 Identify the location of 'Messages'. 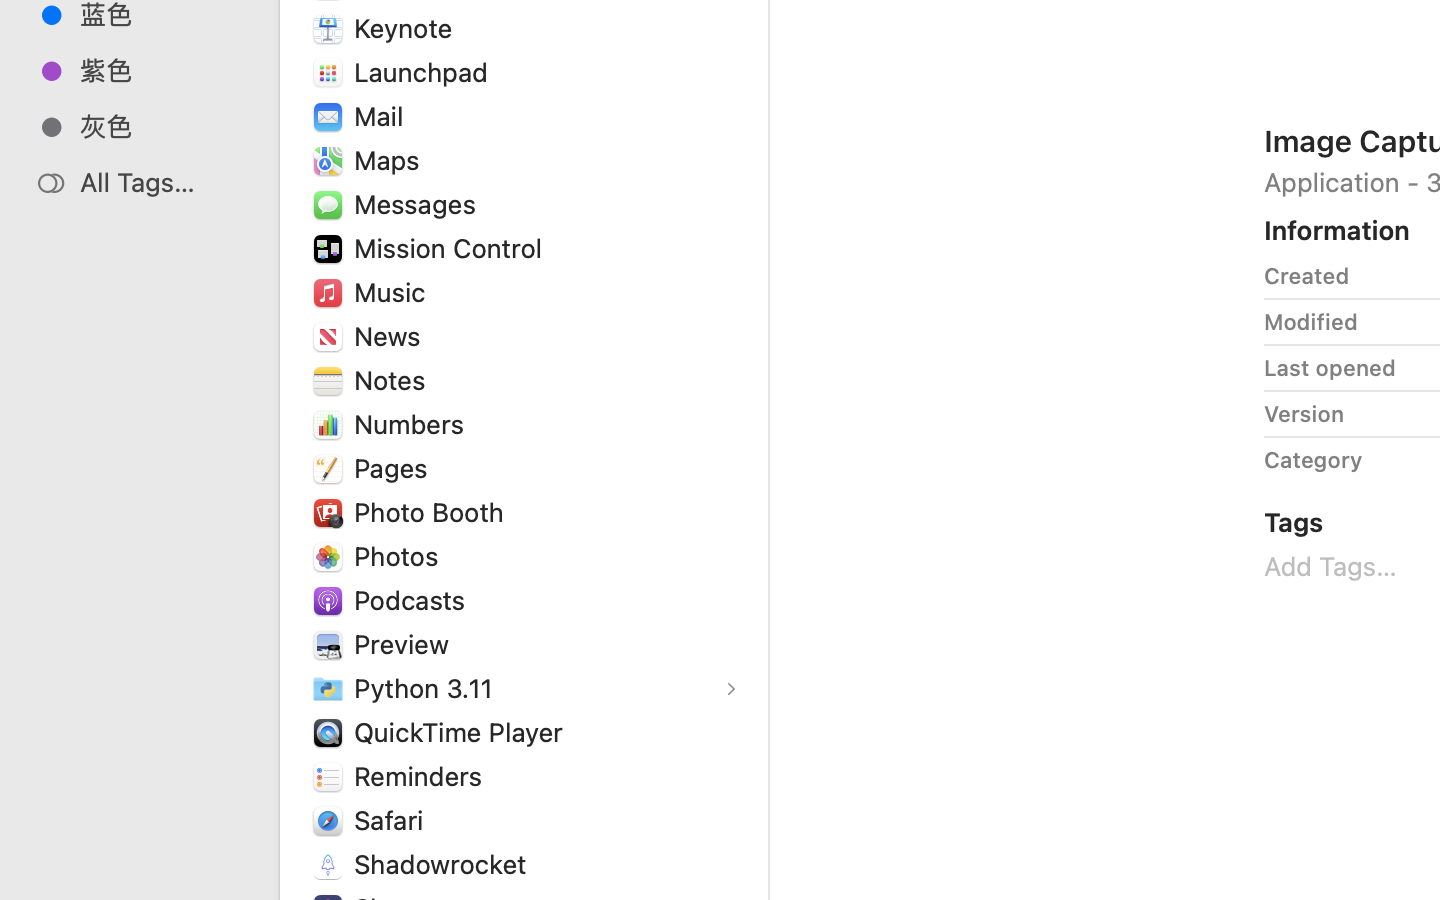
(418, 204).